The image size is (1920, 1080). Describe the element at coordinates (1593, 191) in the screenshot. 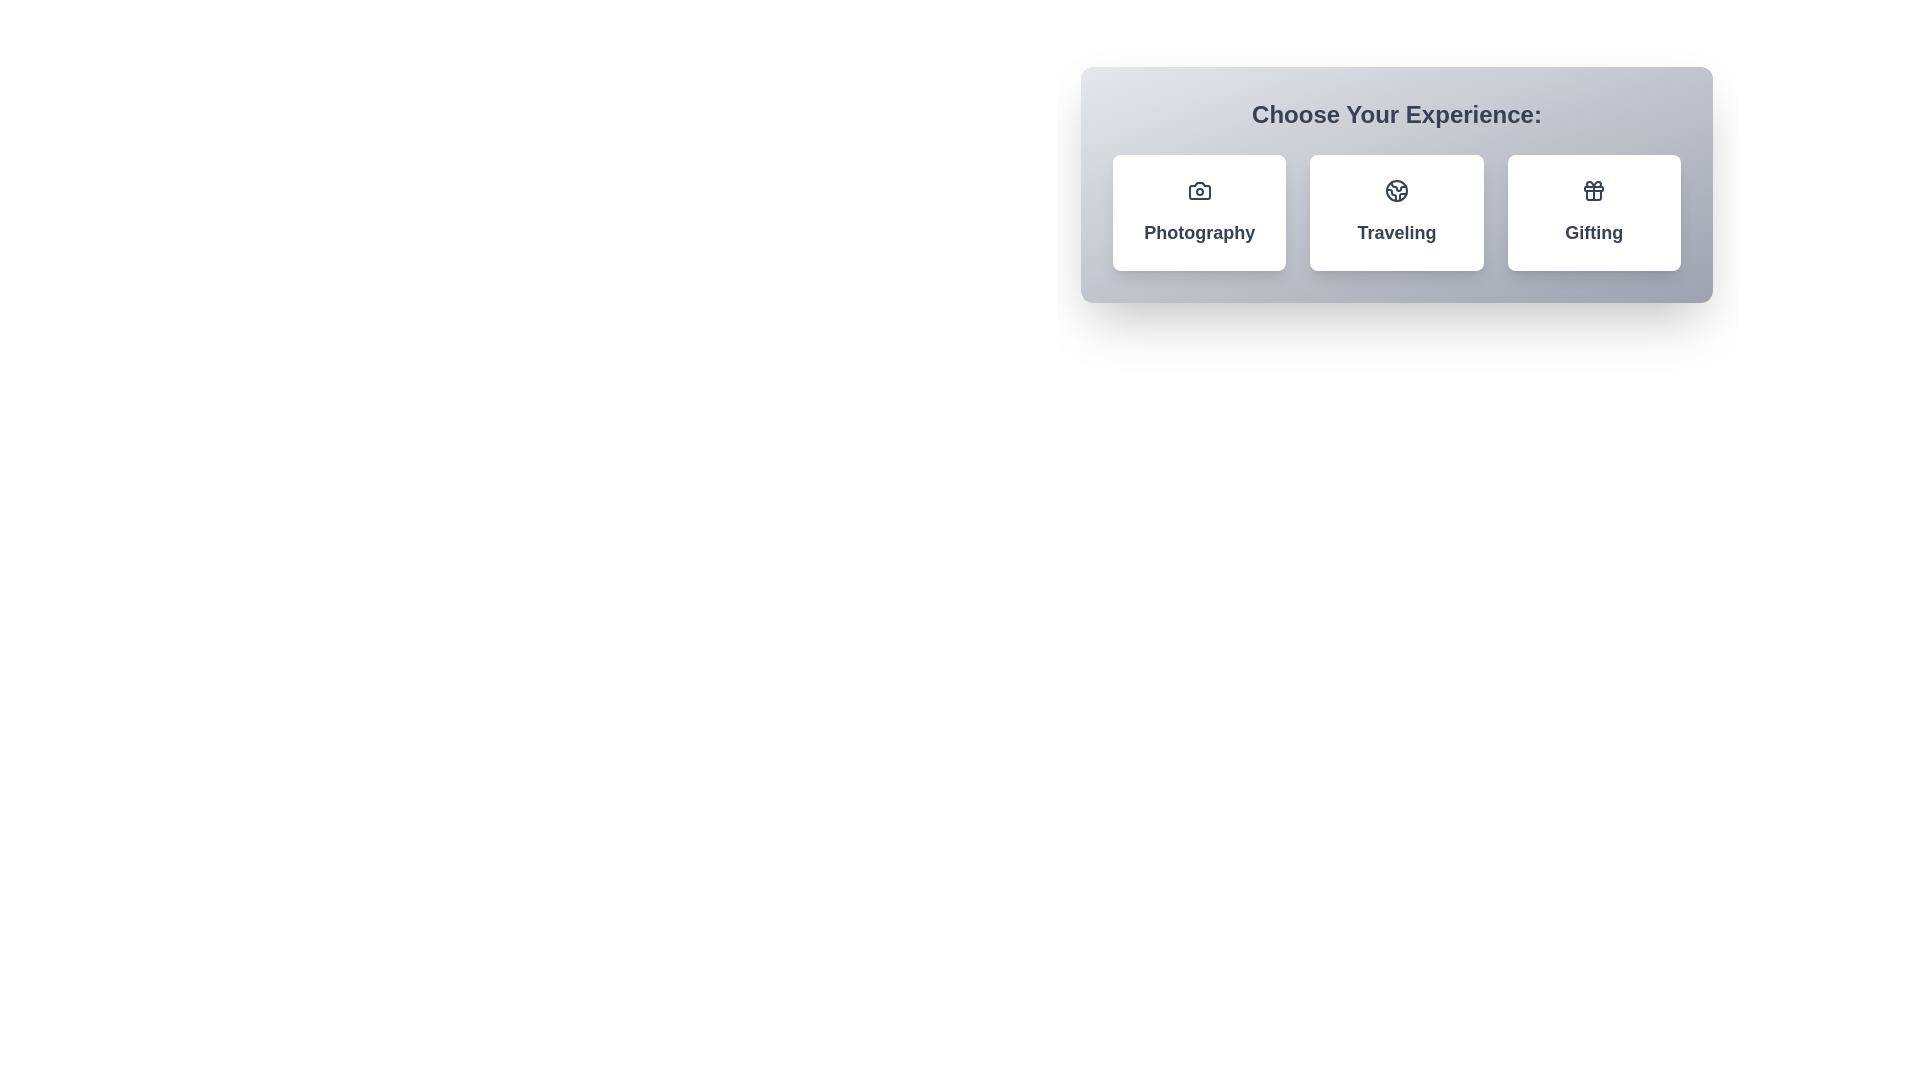

I see `the icon within the chip labeled Gifting` at that location.